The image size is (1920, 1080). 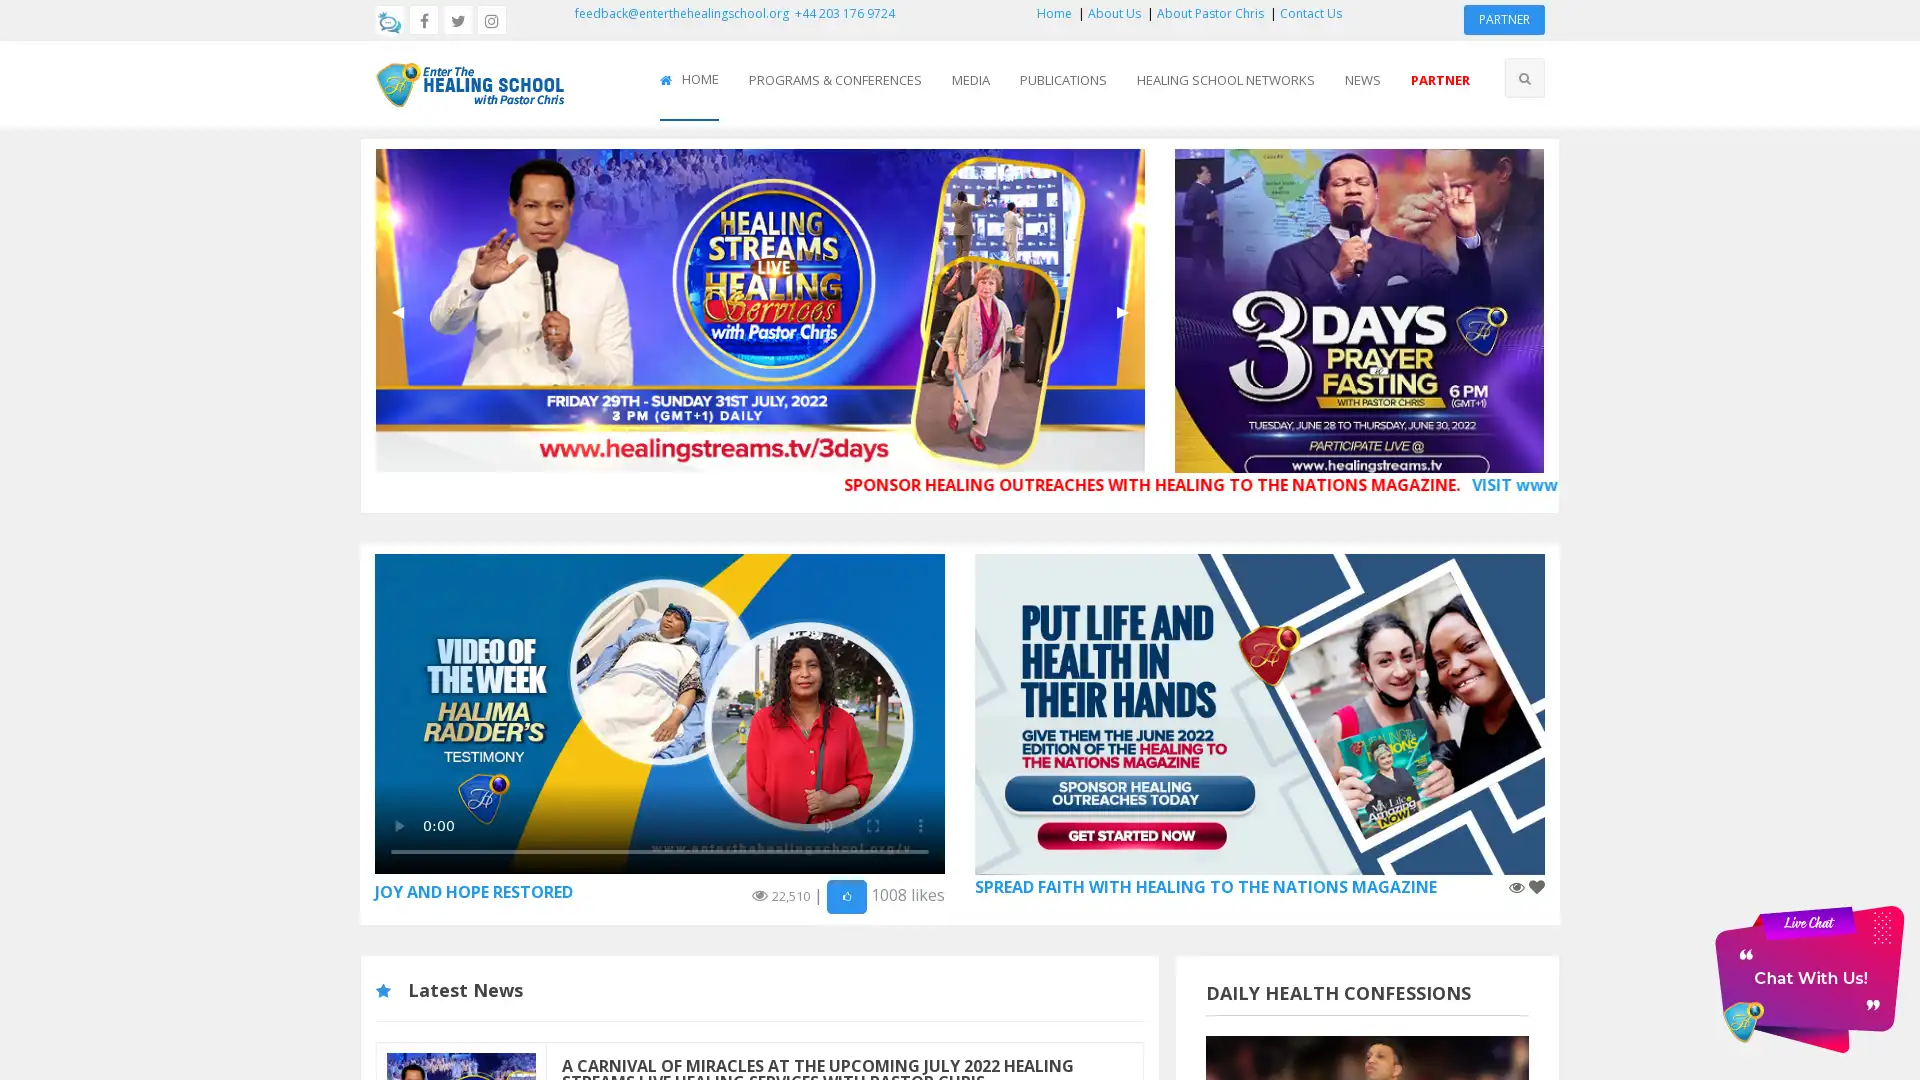 What do you see at coordinates (920, 825) in the screenshot?
I see `show more media controls` at bounding box center [920, 825].